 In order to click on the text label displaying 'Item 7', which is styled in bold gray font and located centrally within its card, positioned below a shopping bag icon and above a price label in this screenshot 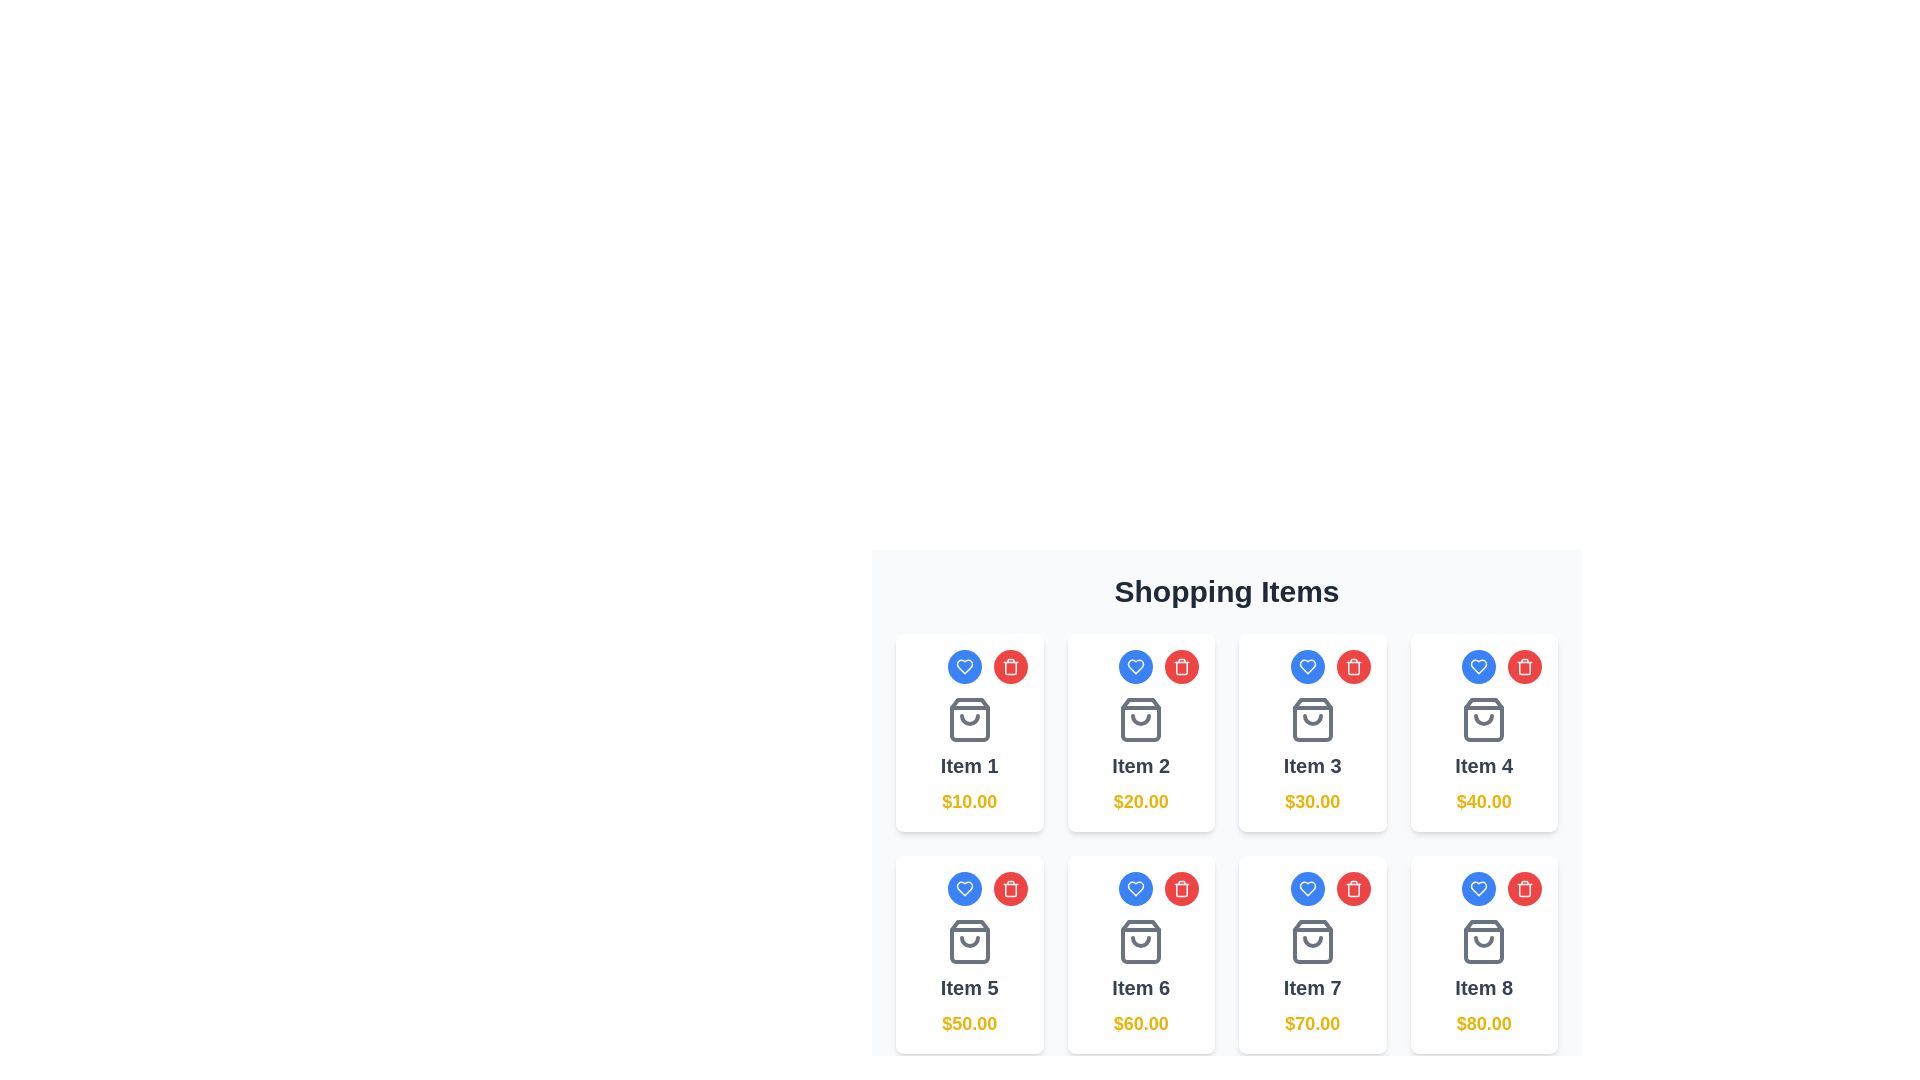, I will do `click(1312, 986)`.